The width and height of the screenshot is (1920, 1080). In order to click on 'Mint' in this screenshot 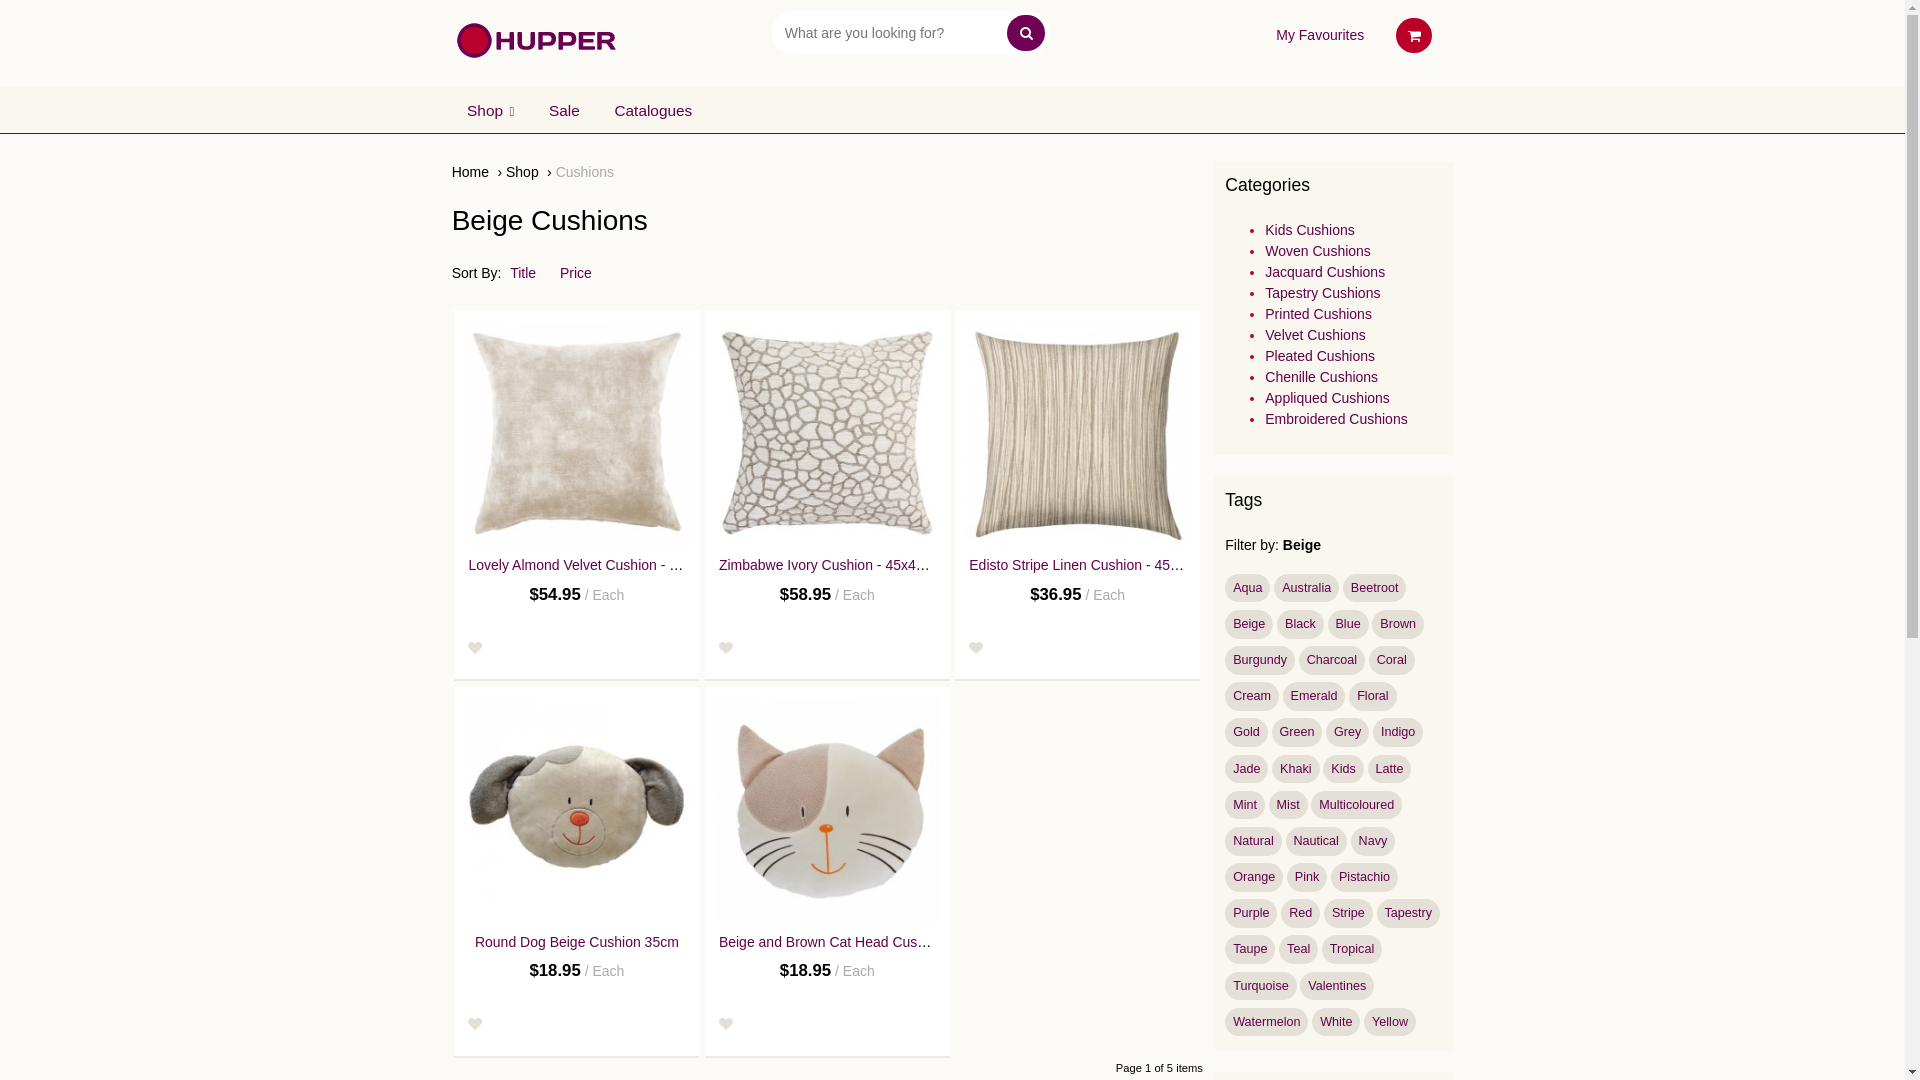, I will do `click(1223, 804)`.